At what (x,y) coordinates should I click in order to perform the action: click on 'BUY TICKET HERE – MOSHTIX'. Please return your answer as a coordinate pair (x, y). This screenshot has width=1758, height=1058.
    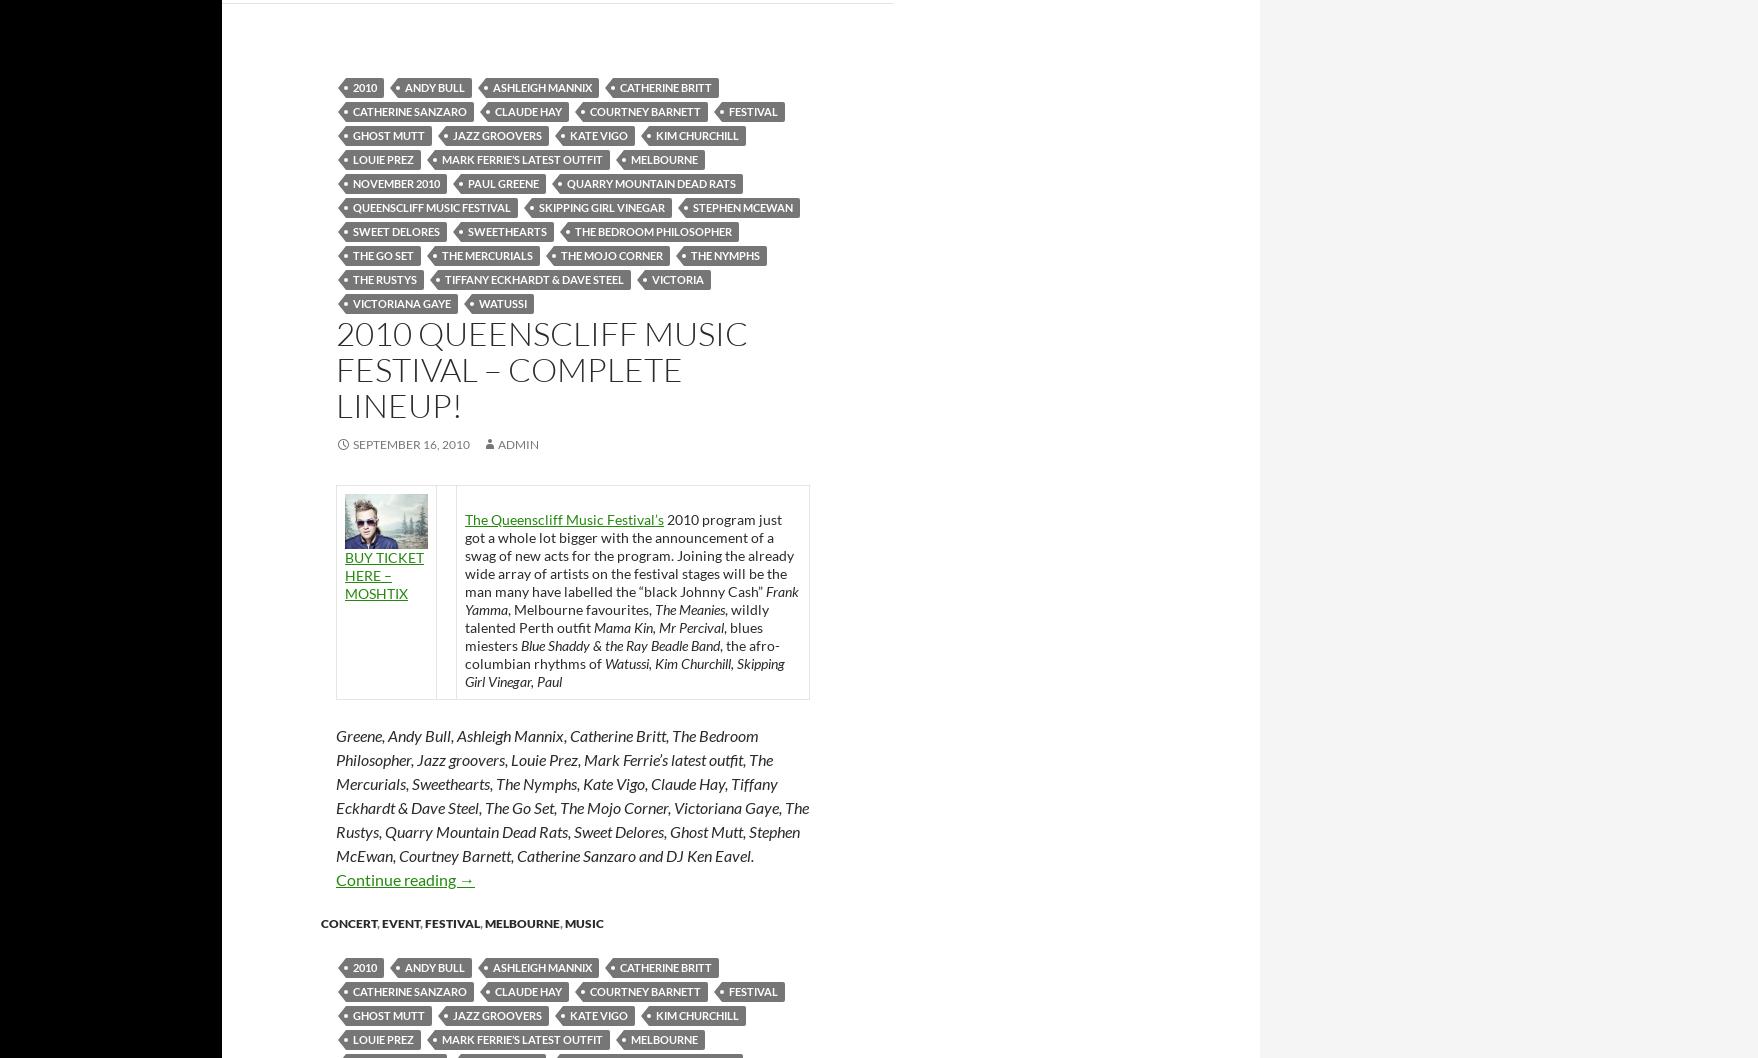
    Looking at the image, I should click on (384, 574).